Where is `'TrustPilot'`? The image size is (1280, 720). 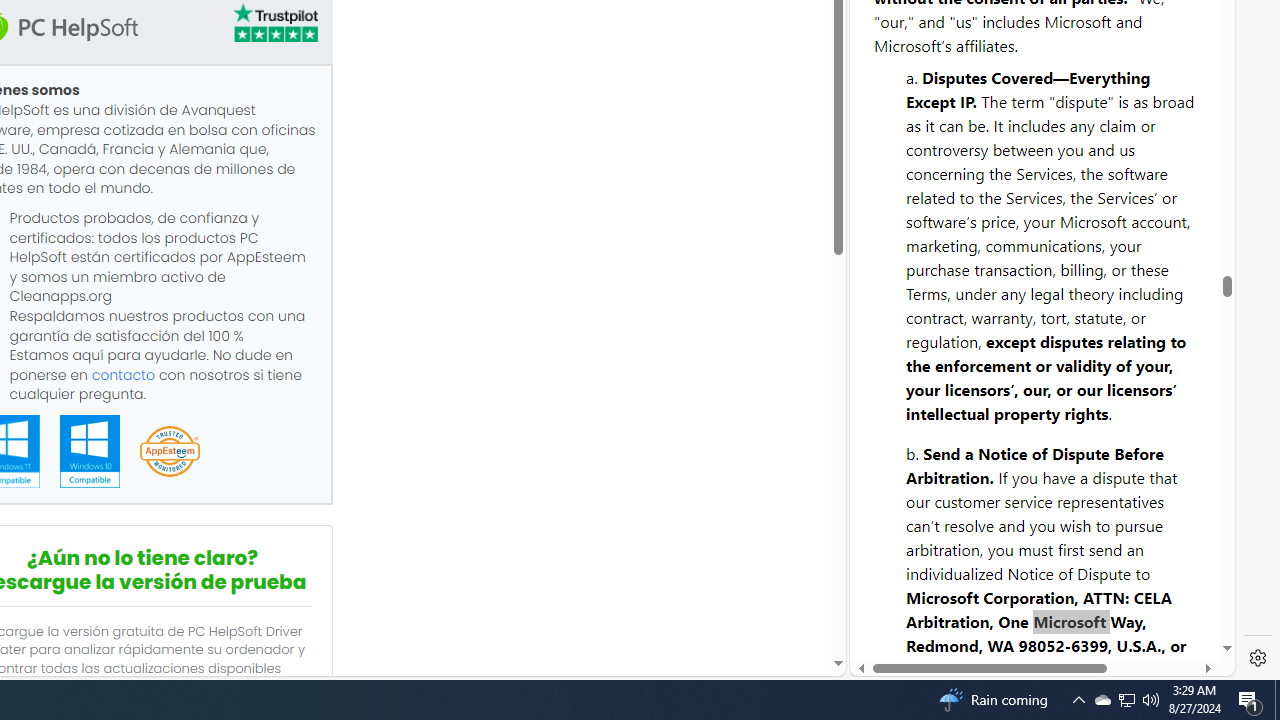 'TrustPilot' is located at coordinates (273, 26).